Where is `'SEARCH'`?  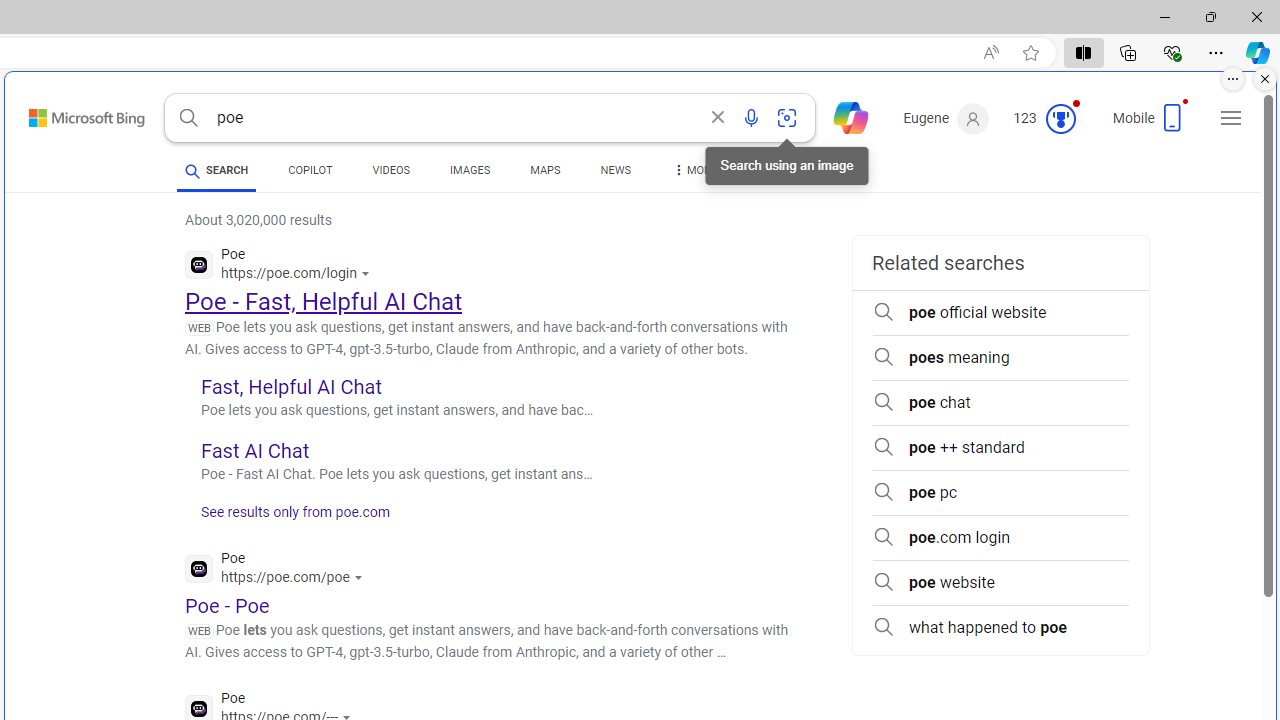 'SEARCH' is located at coordinates (216, 170).